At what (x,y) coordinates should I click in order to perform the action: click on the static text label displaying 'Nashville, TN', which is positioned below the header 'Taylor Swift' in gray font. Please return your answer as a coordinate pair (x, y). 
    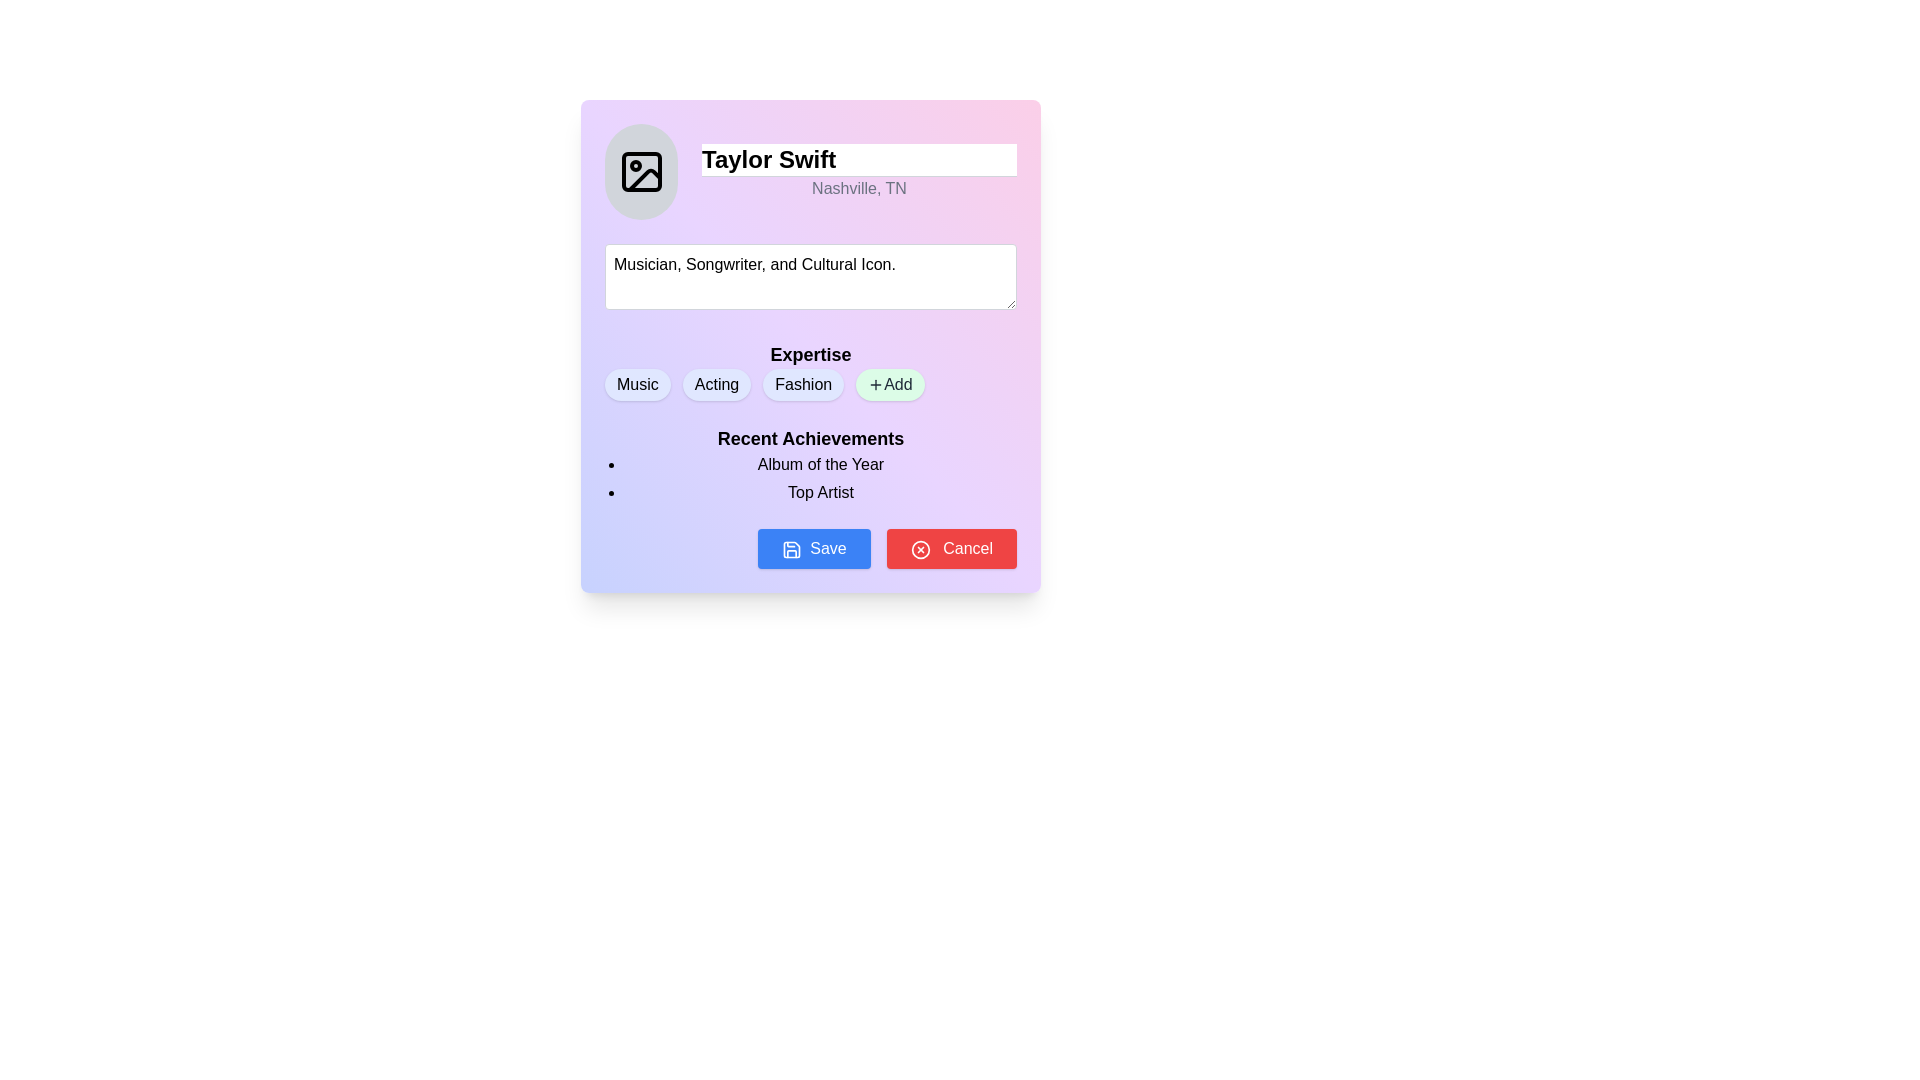
    Looking at the image, I should click on (859, 188).